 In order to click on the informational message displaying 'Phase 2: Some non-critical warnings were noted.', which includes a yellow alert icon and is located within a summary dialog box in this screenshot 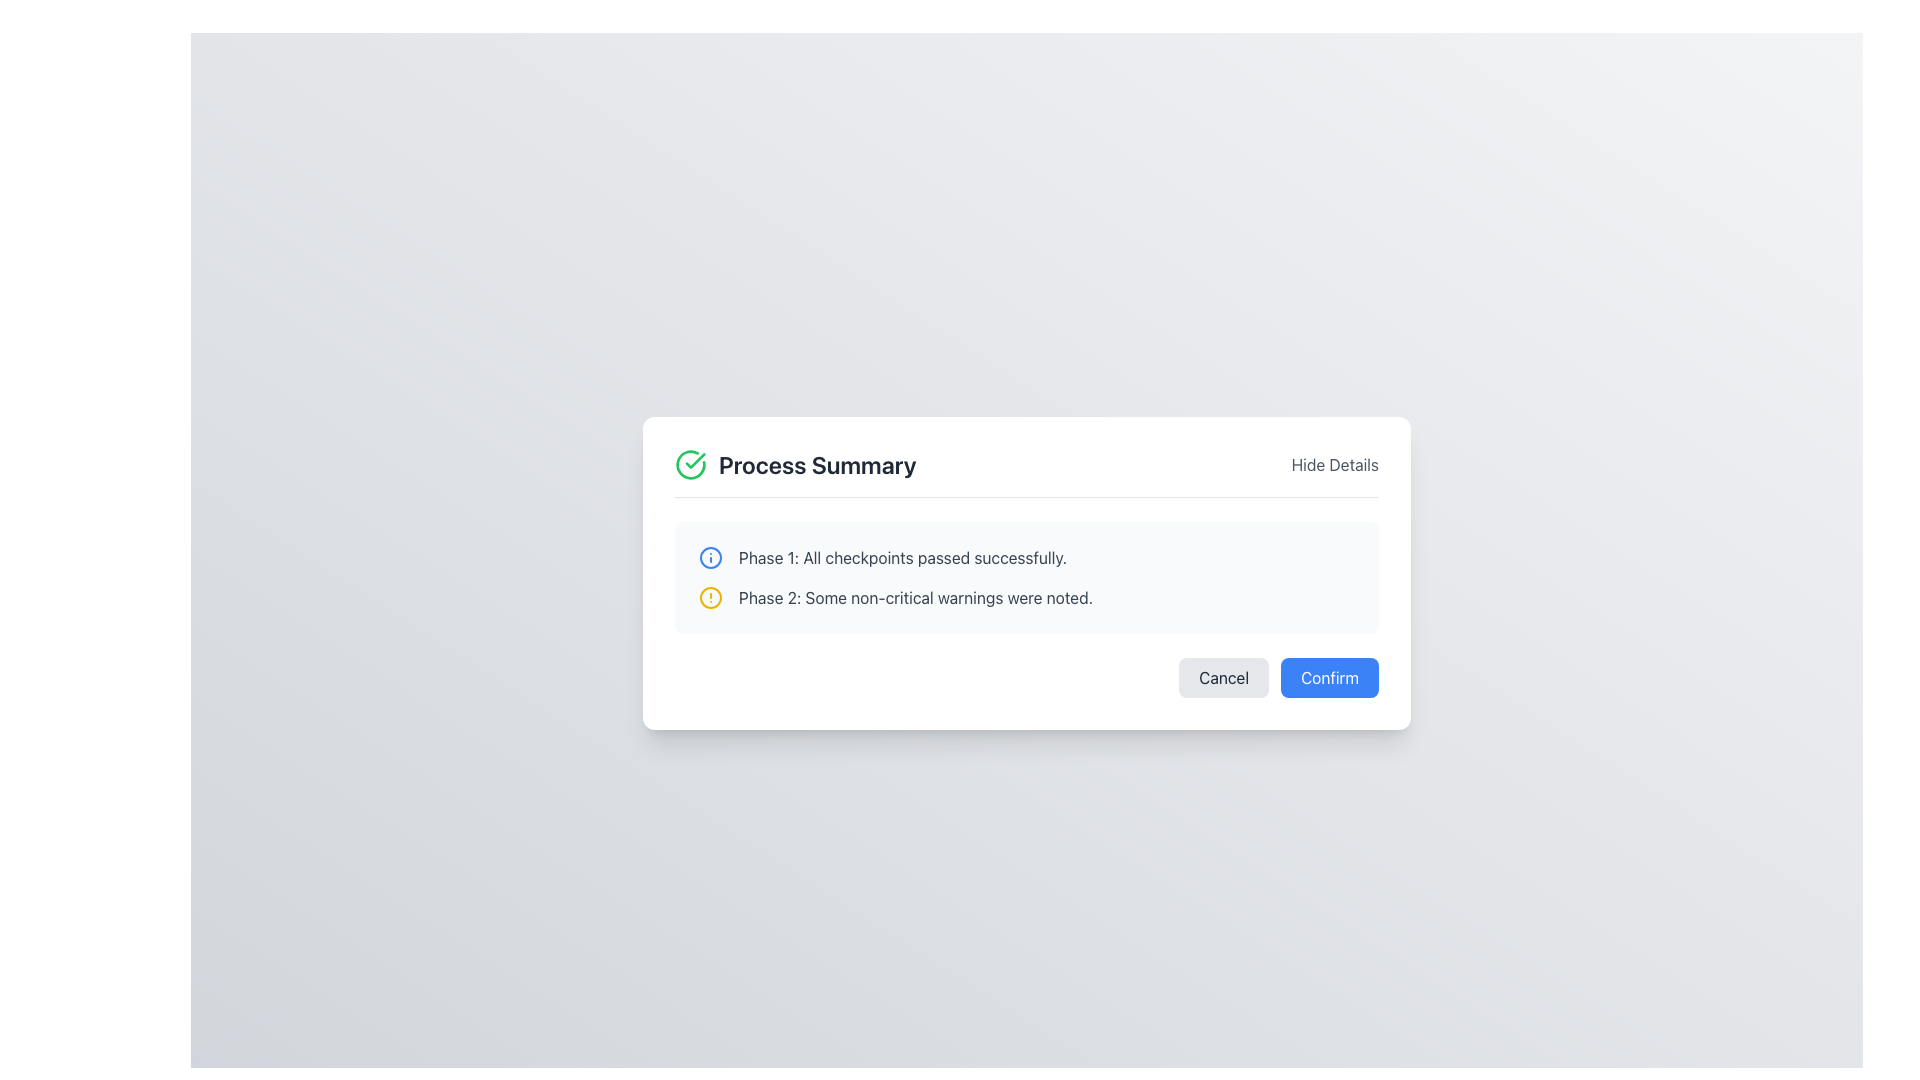, I will do `click(1027, 596)`.